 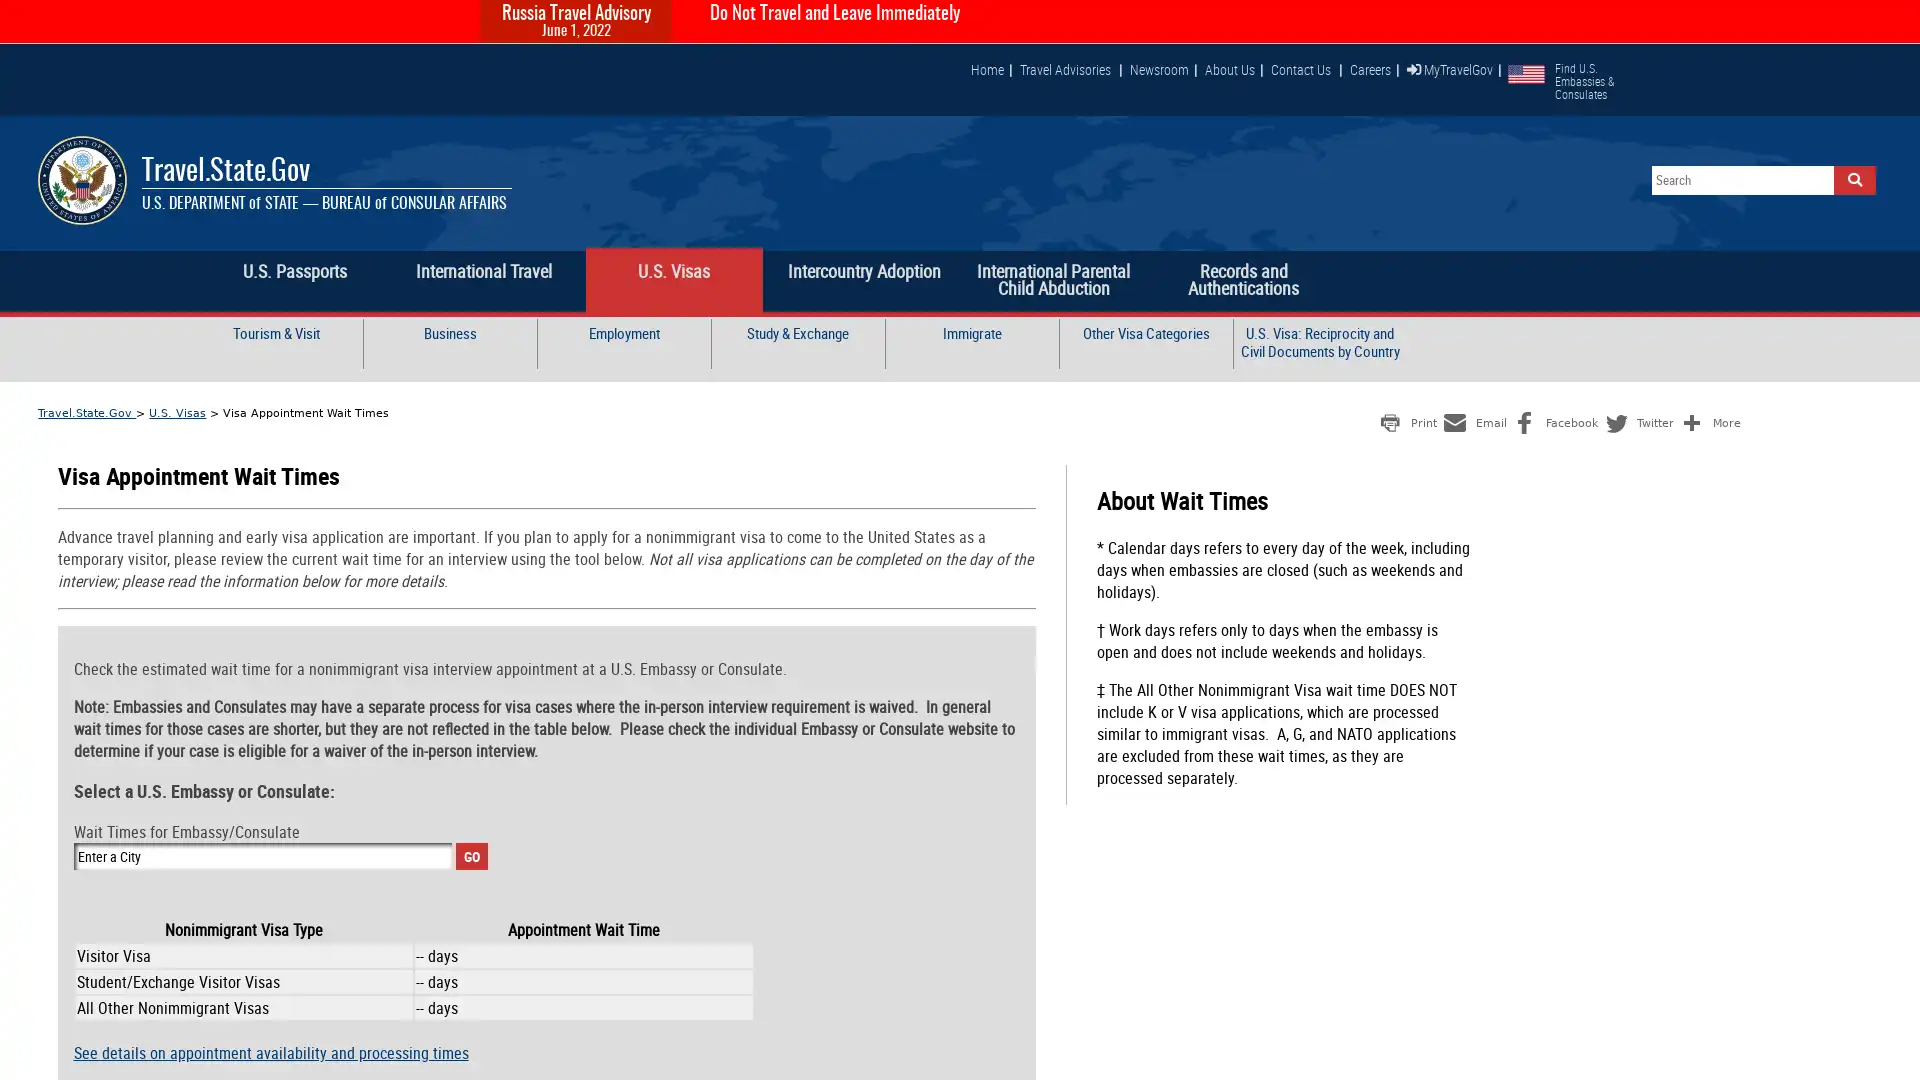 I want to click on Share to More More, so click(x=1708, y=420).